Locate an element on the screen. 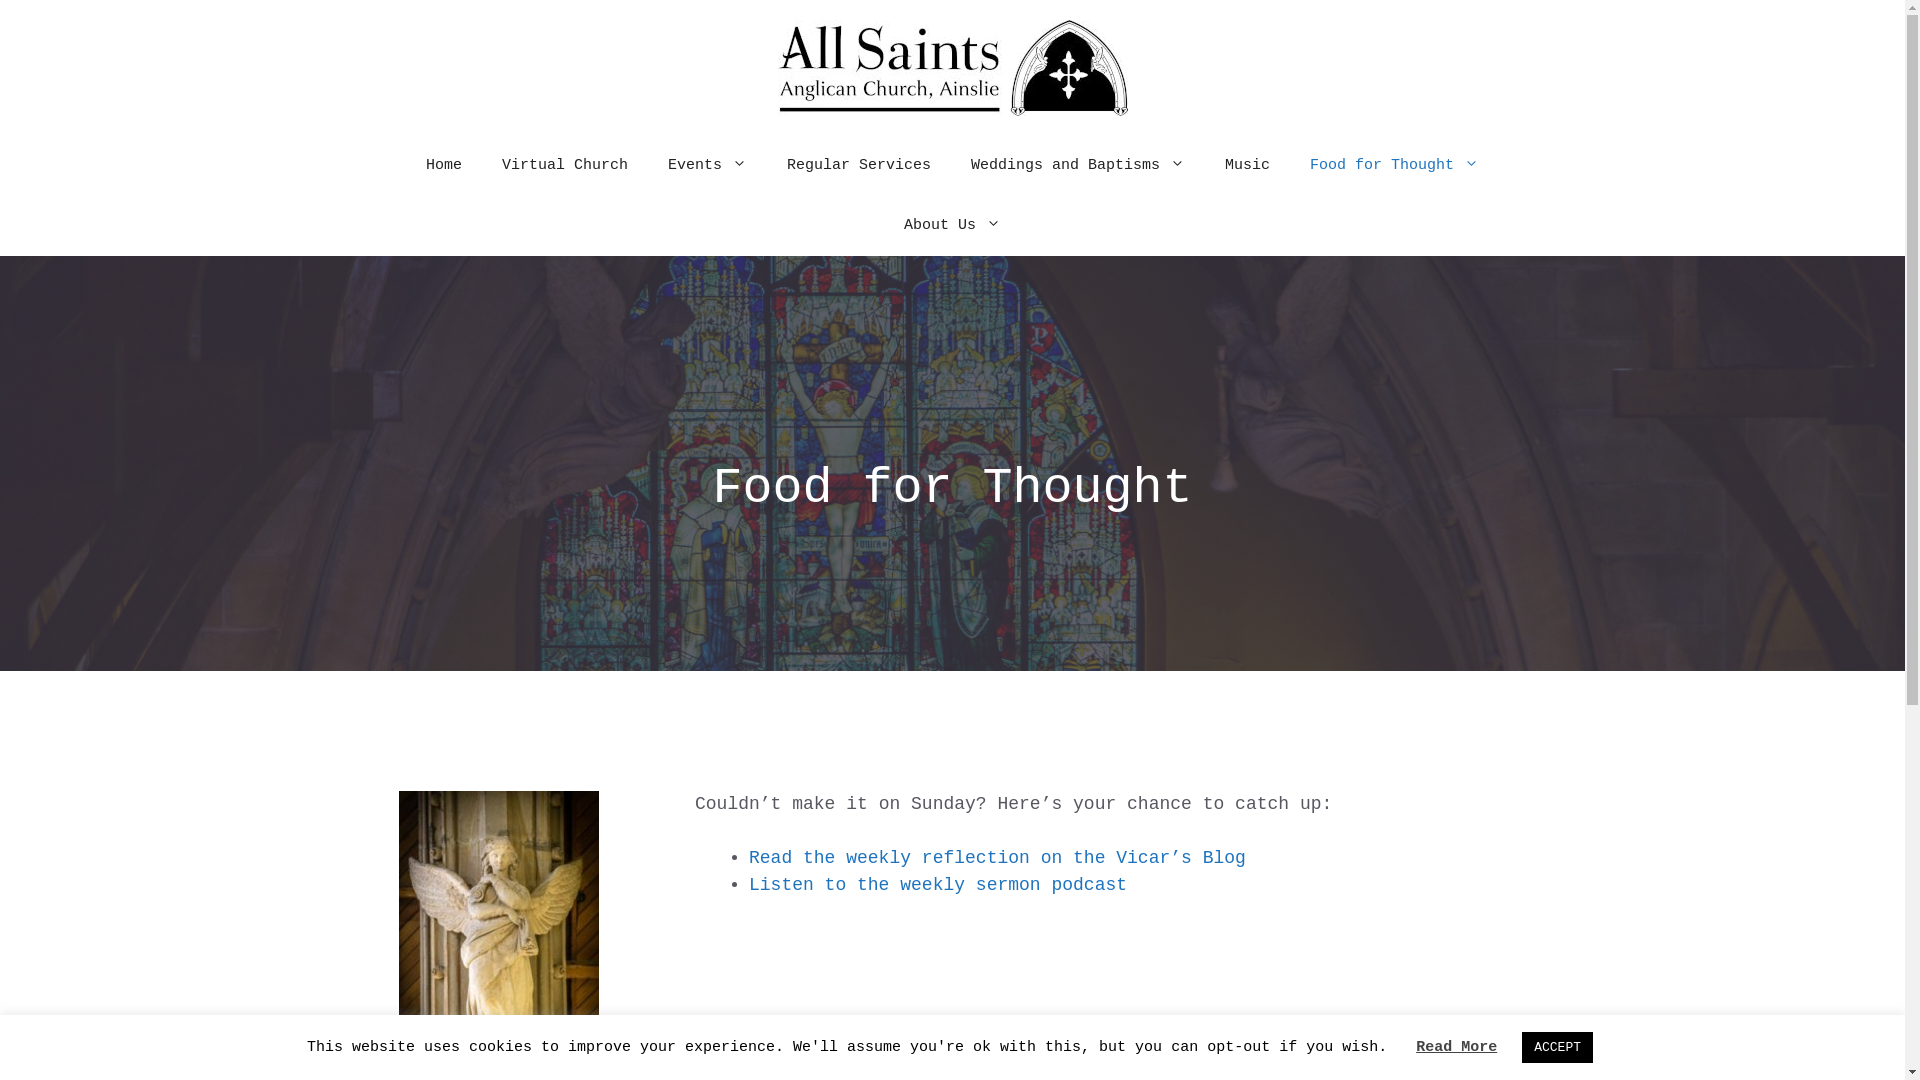  'ACCEPT' is located at coordinates (1520, 1046).